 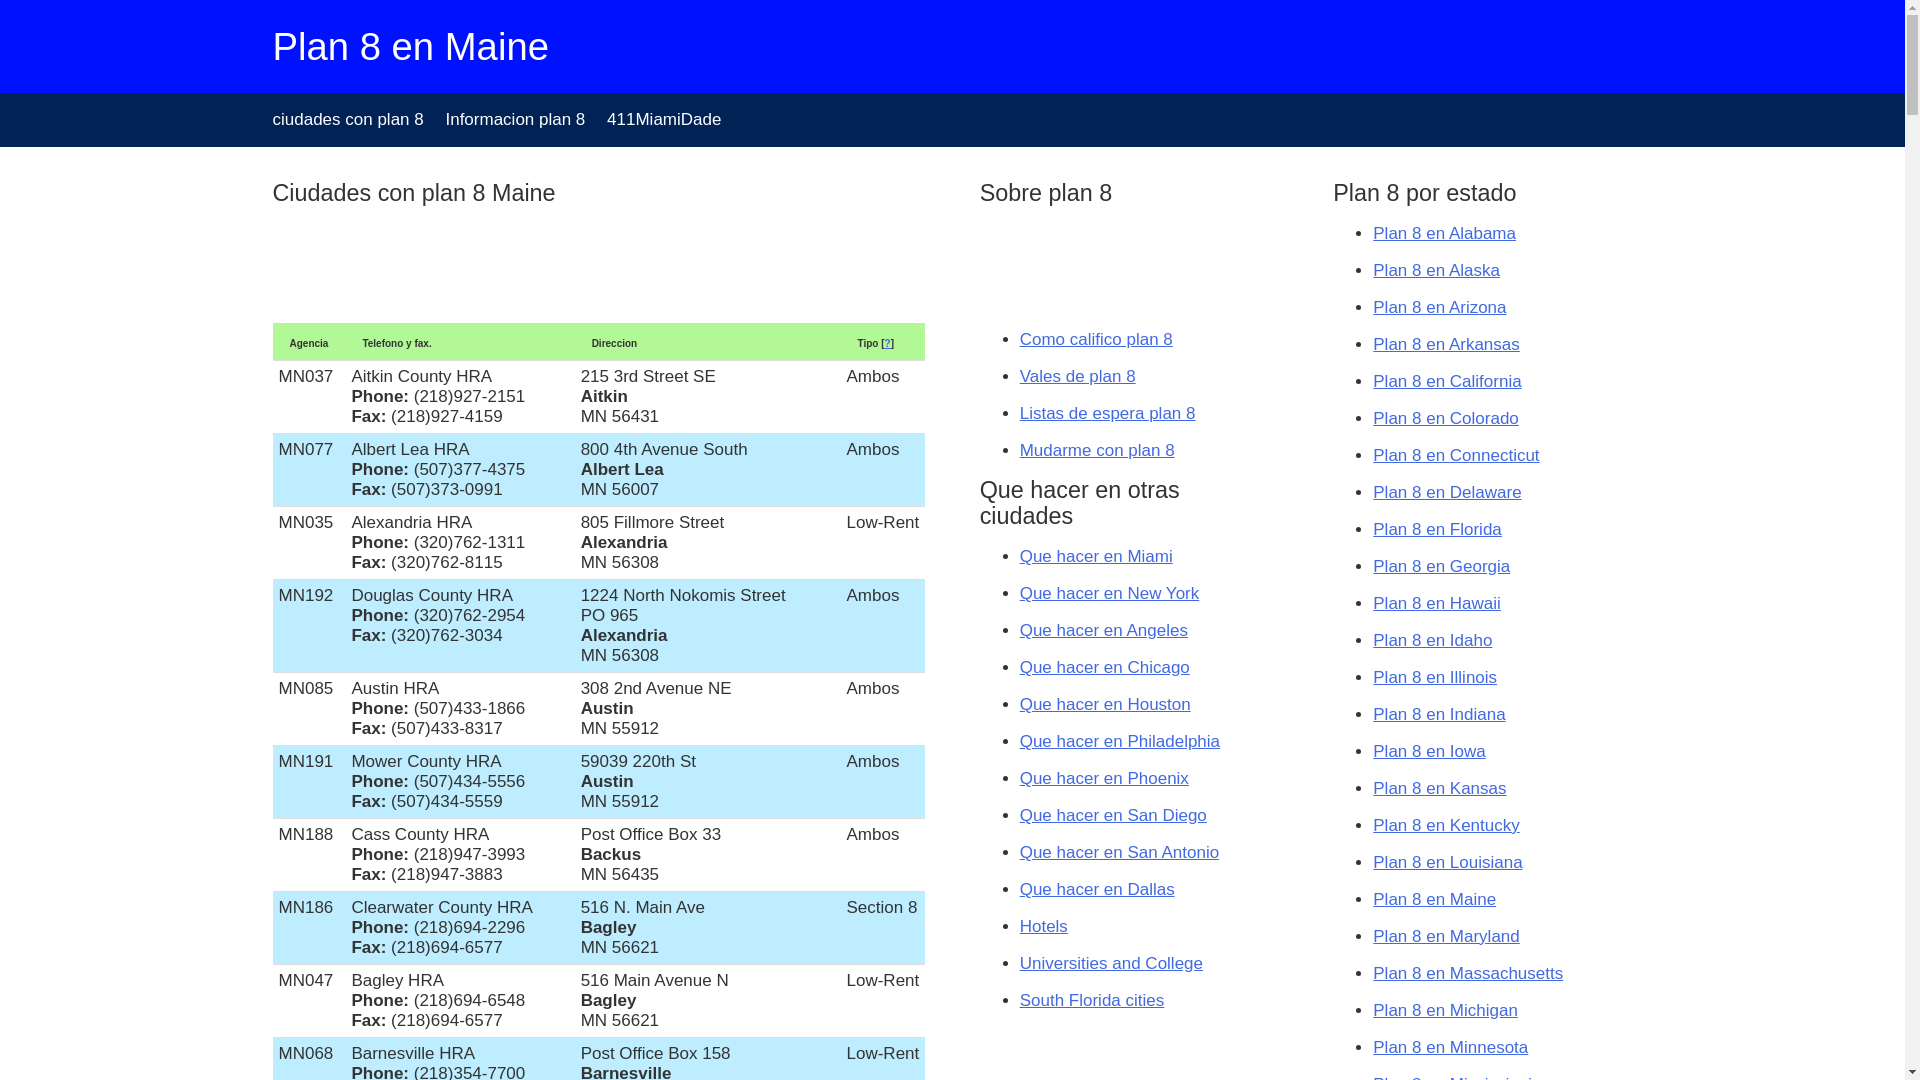 What do you see at coordinates (1096, 888) in the screenshot?
I see `'Que hacer en Dallas'` at bounding box center [1096, 888].